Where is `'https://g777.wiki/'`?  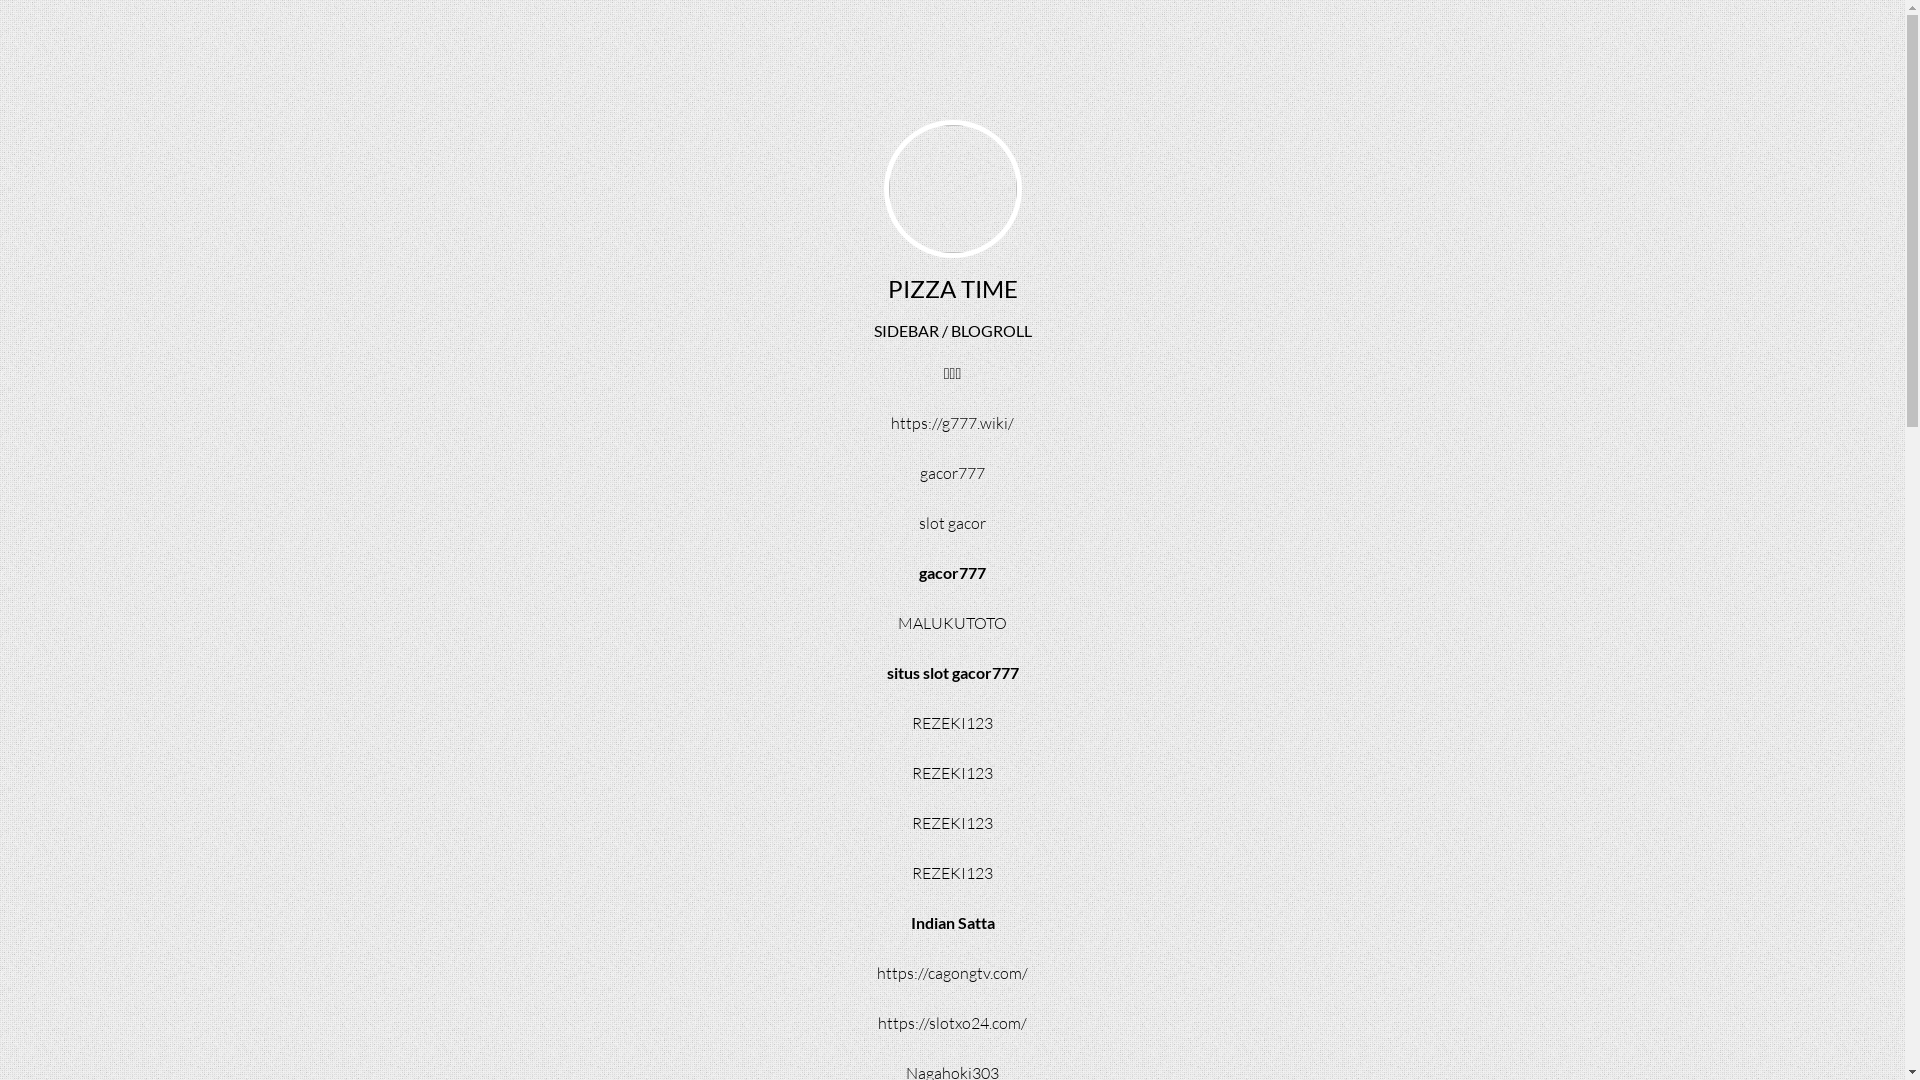 'https://g777.wiki/' is located at coordinates (951, 422).